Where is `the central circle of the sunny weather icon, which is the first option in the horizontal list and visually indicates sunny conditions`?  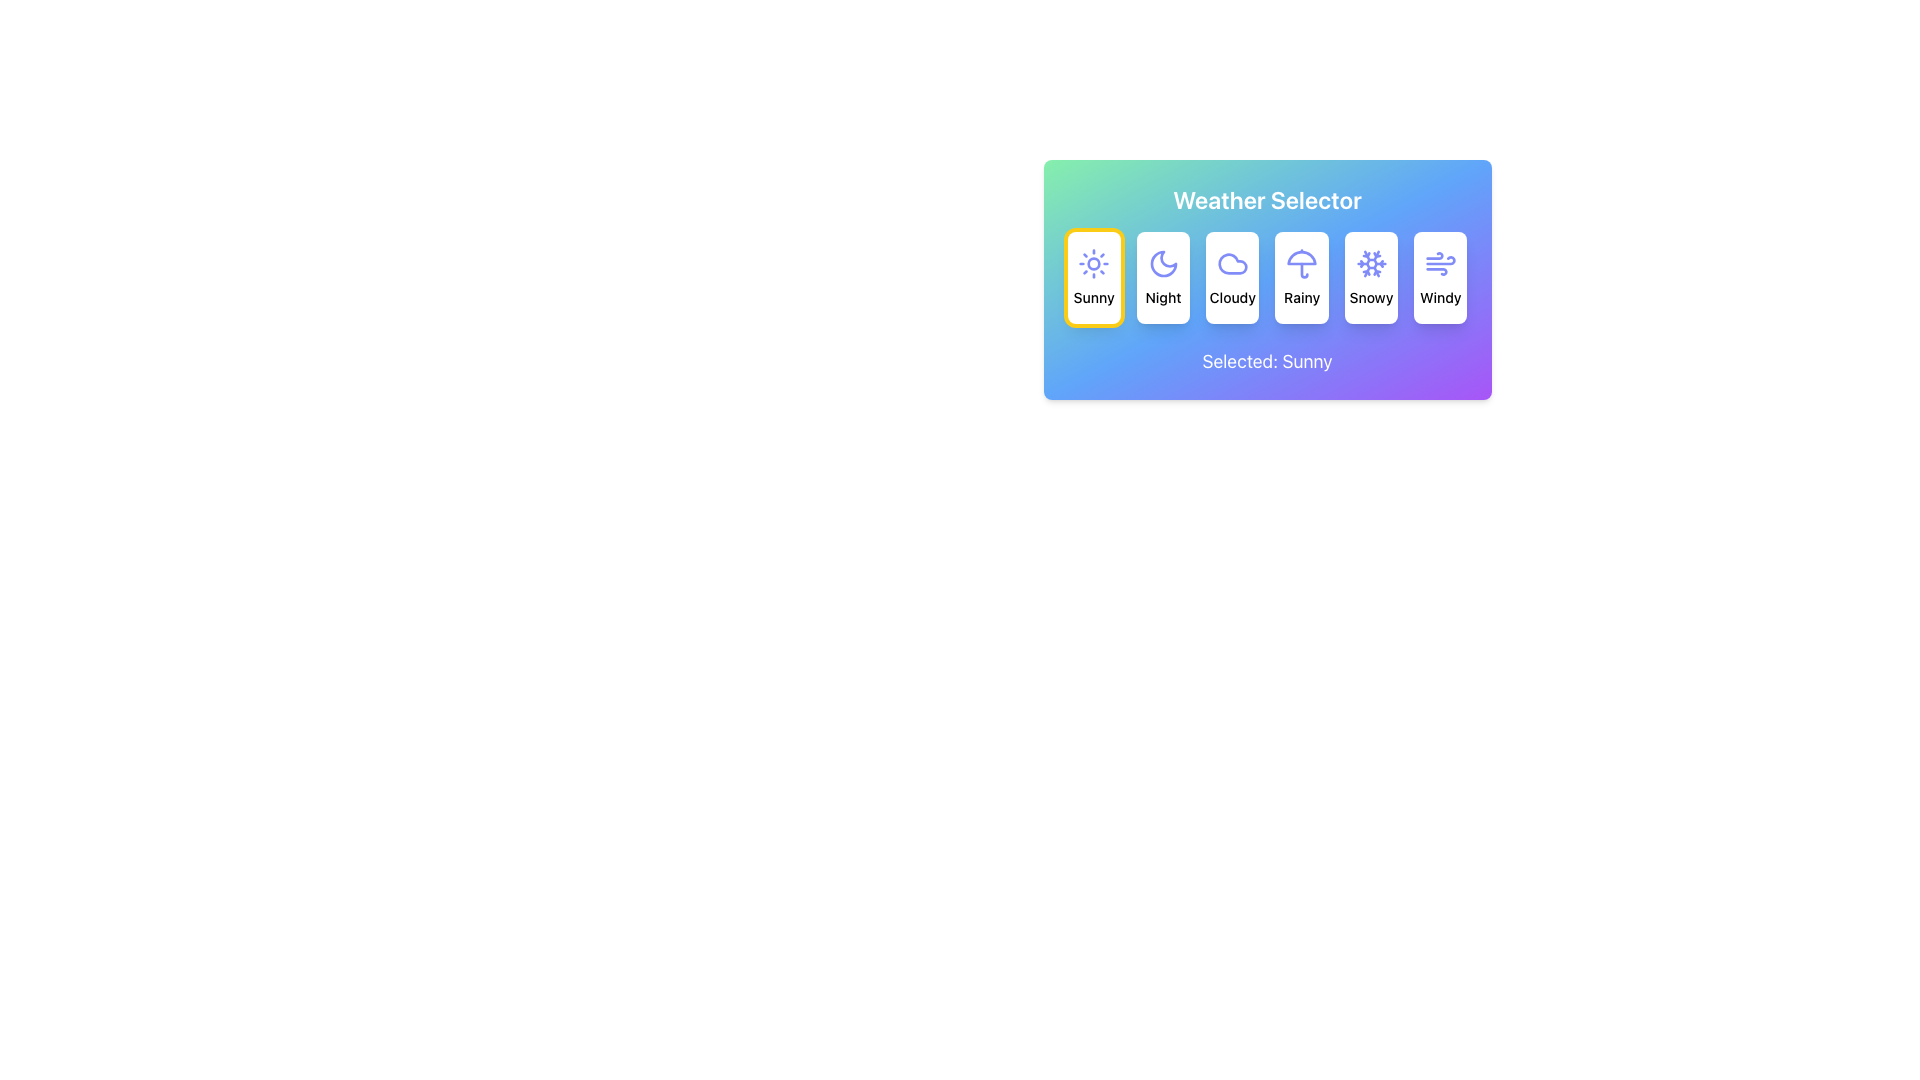
the central circle of the sunny weather icon, which is the first option in the horizontal list and visually indicates sunny conditions is located at coordinates (1093, 262).